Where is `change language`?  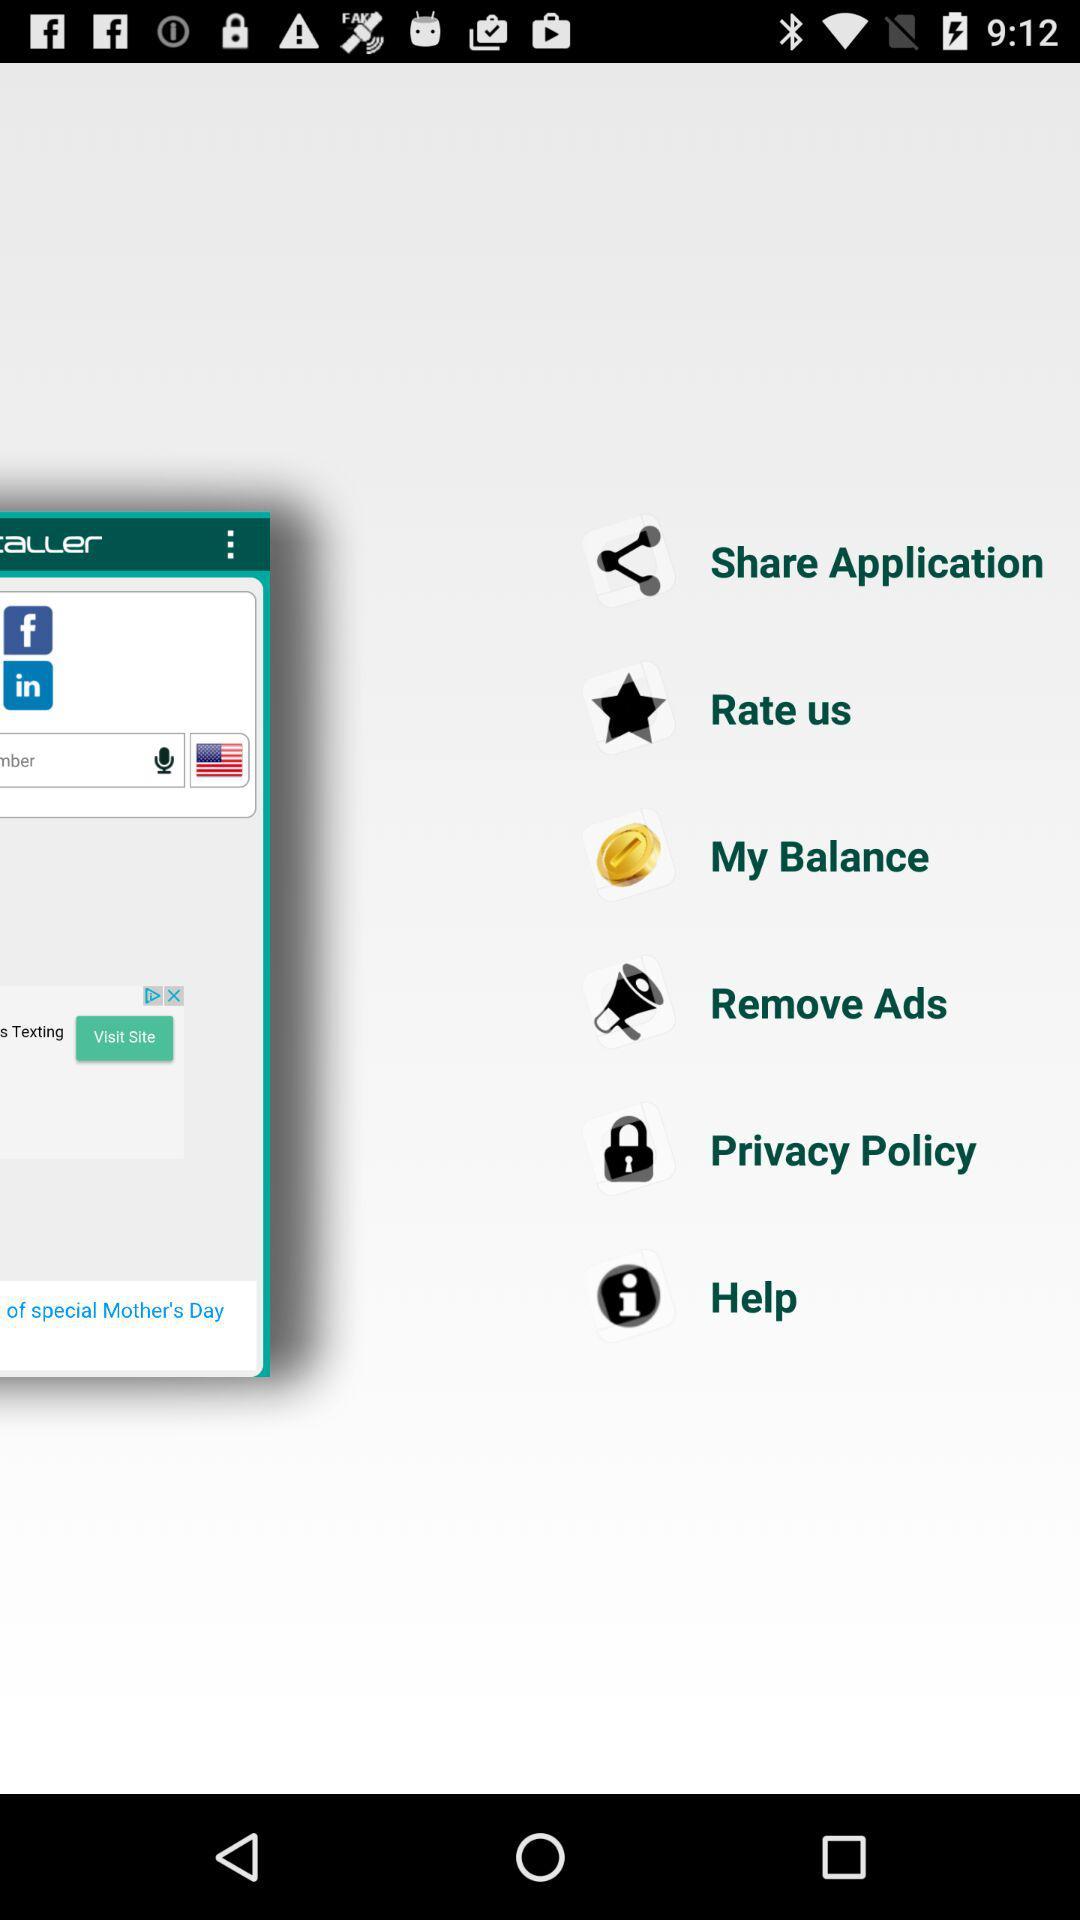 change language is located at coordinates (219, 759).